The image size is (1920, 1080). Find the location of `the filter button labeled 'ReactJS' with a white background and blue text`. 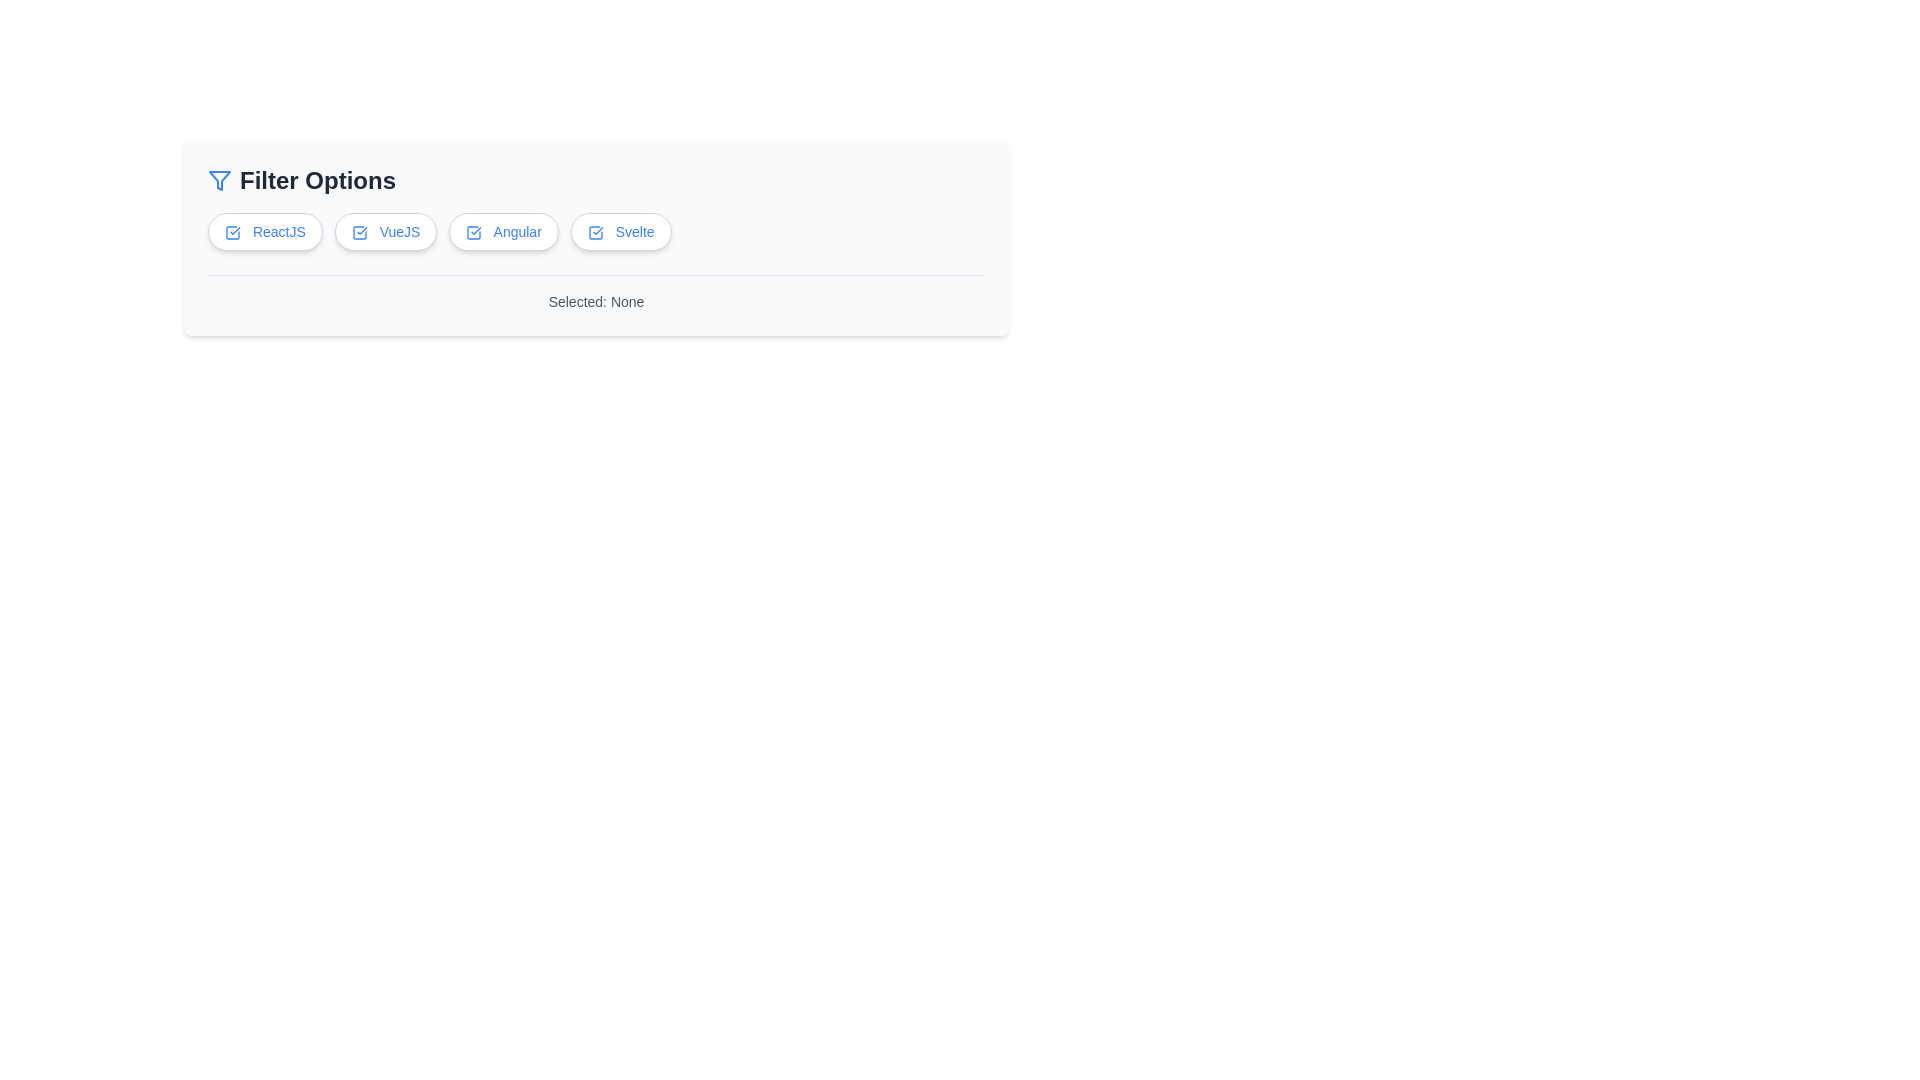

the filter button labeled 'ReactJS' with a white background and blue text is located at coordinates (264, 230).